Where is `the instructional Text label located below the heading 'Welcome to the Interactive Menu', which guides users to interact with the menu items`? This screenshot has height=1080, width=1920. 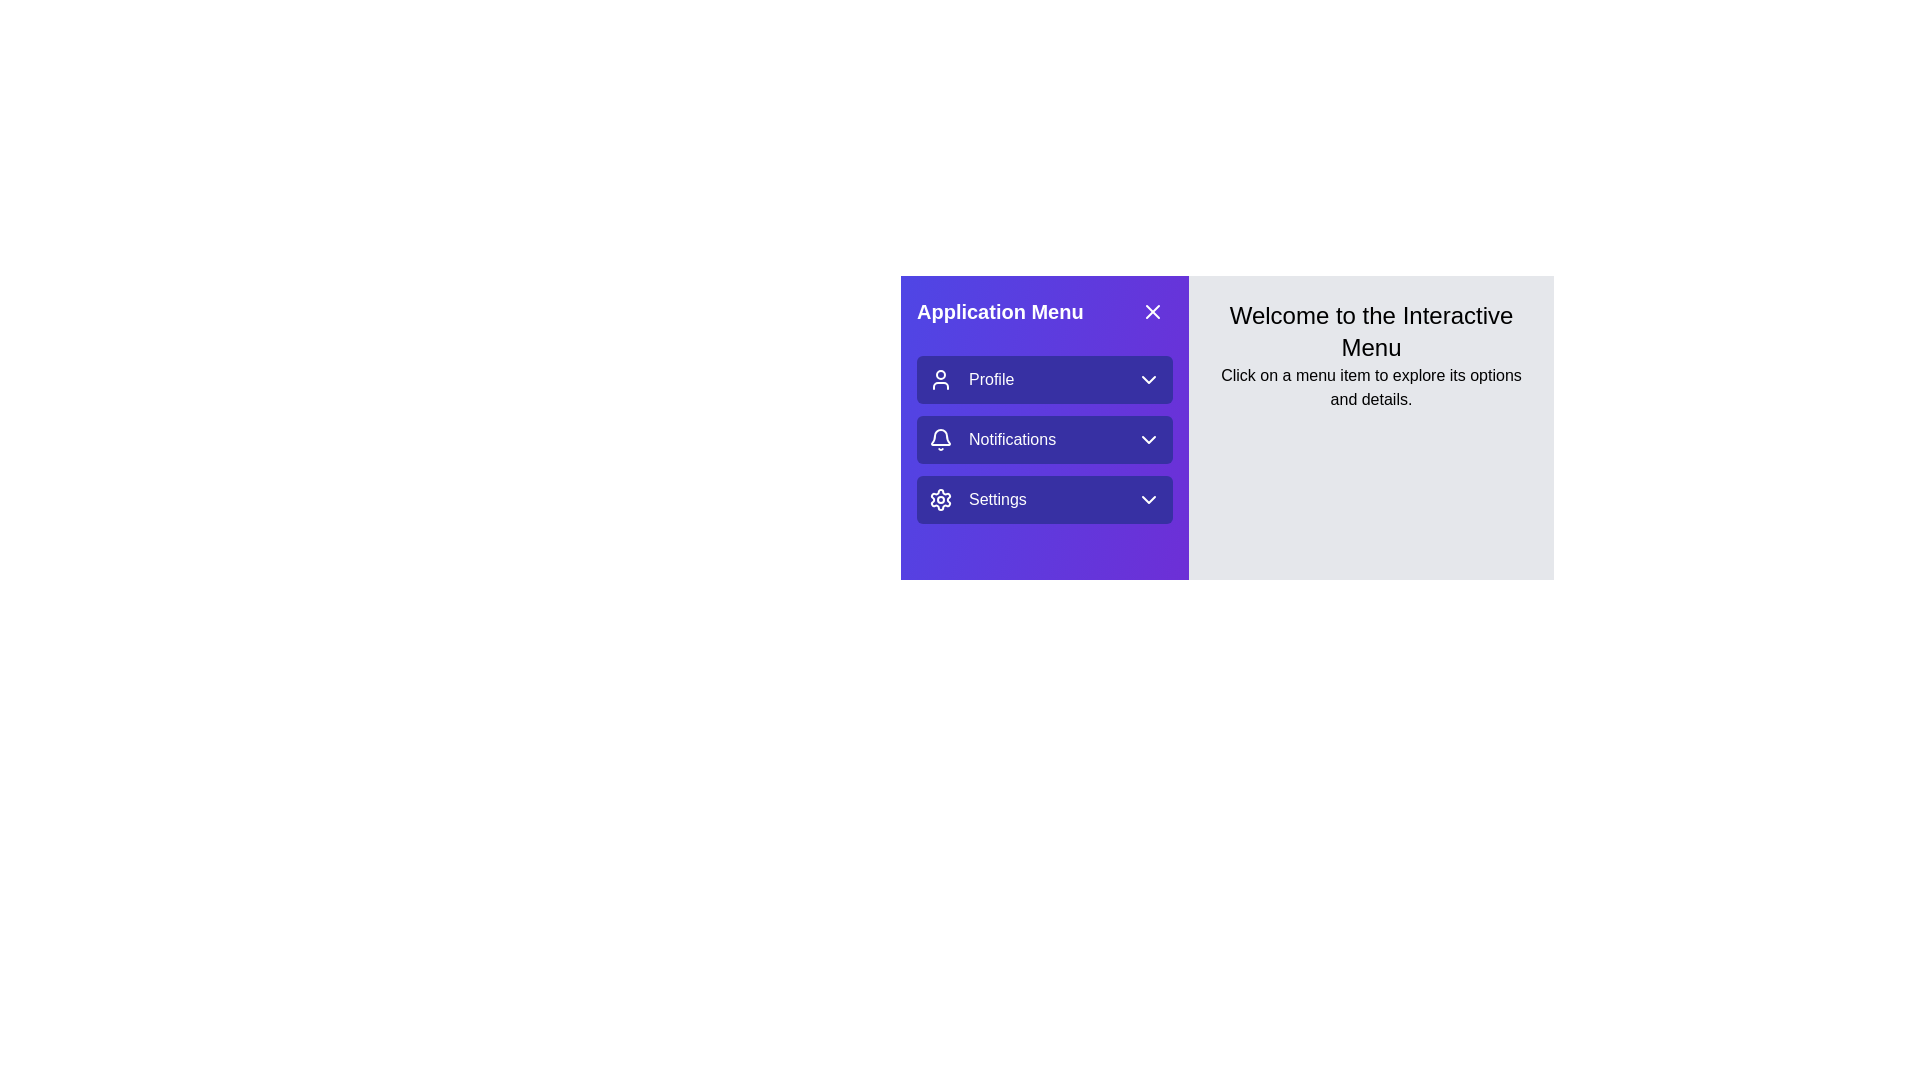 the instructional Text label located below the heading 'Welcome to the Interactive Menu', which guides users to interact with the menu items is located at coordinates (1370, 388).